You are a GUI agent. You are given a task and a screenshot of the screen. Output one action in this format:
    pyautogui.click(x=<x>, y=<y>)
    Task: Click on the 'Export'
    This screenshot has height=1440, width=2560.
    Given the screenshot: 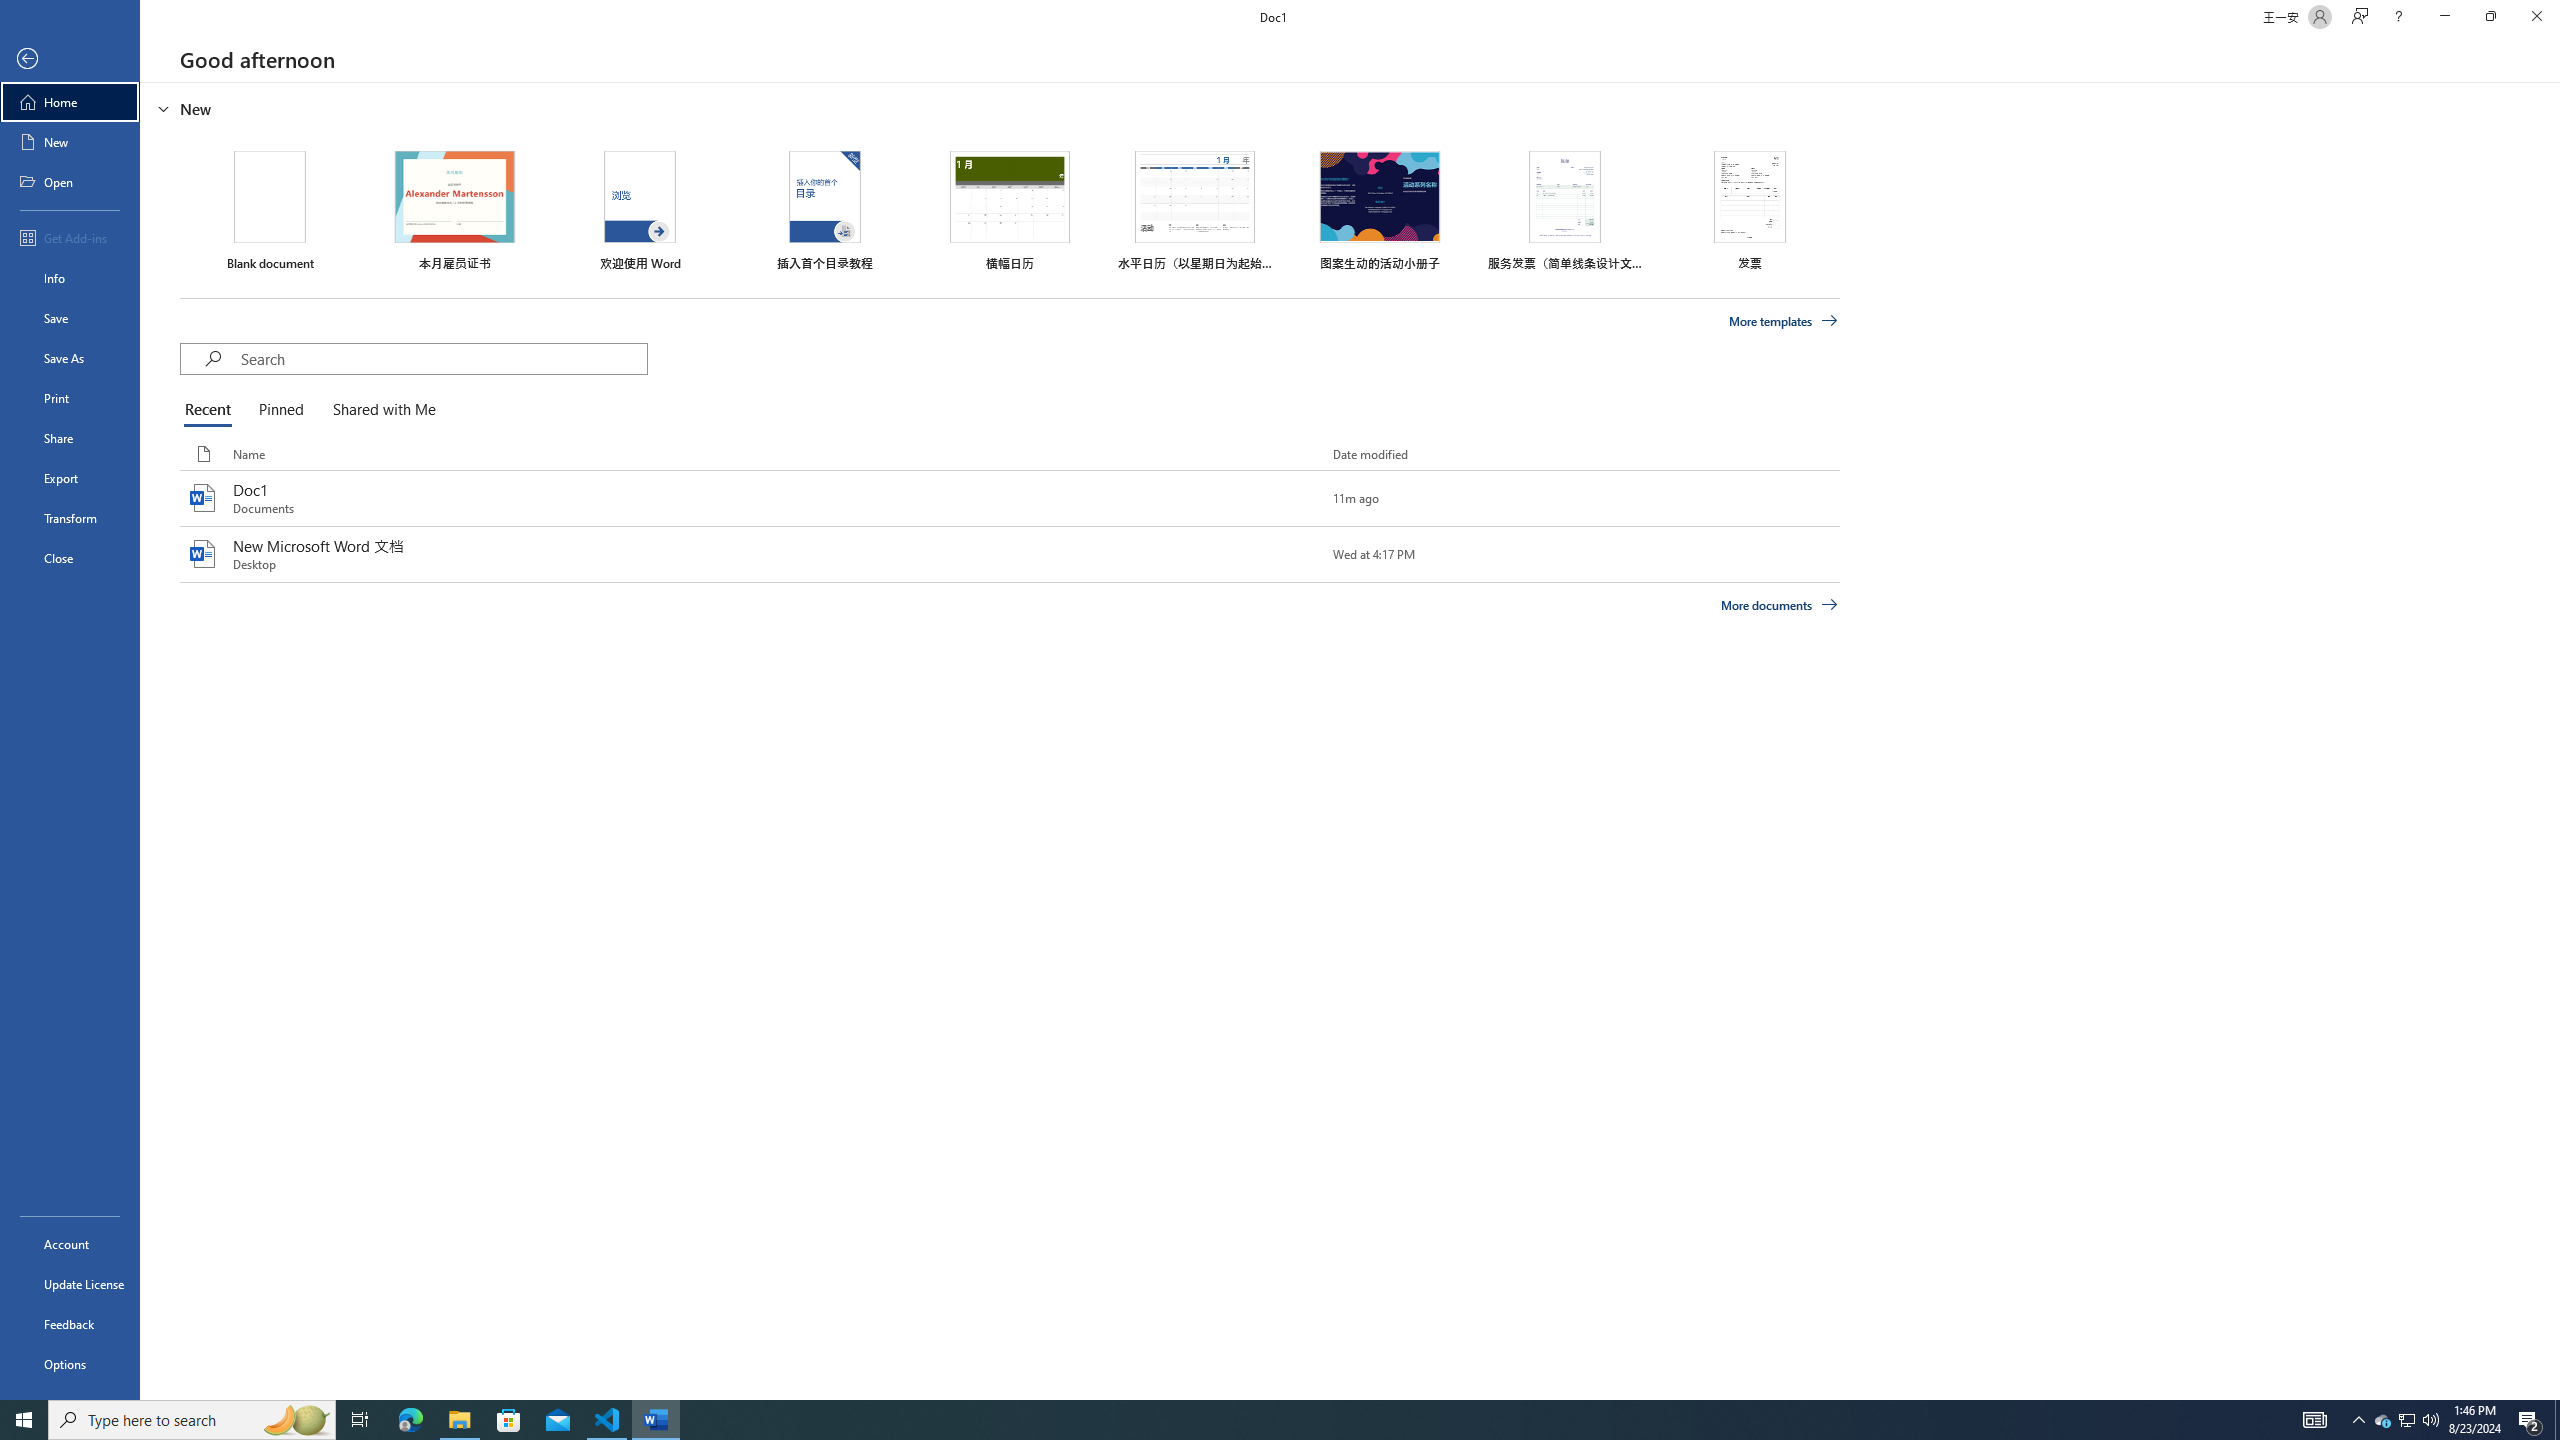 What is the action you would take?
    pyautogui.click(x=69, y=478)
    